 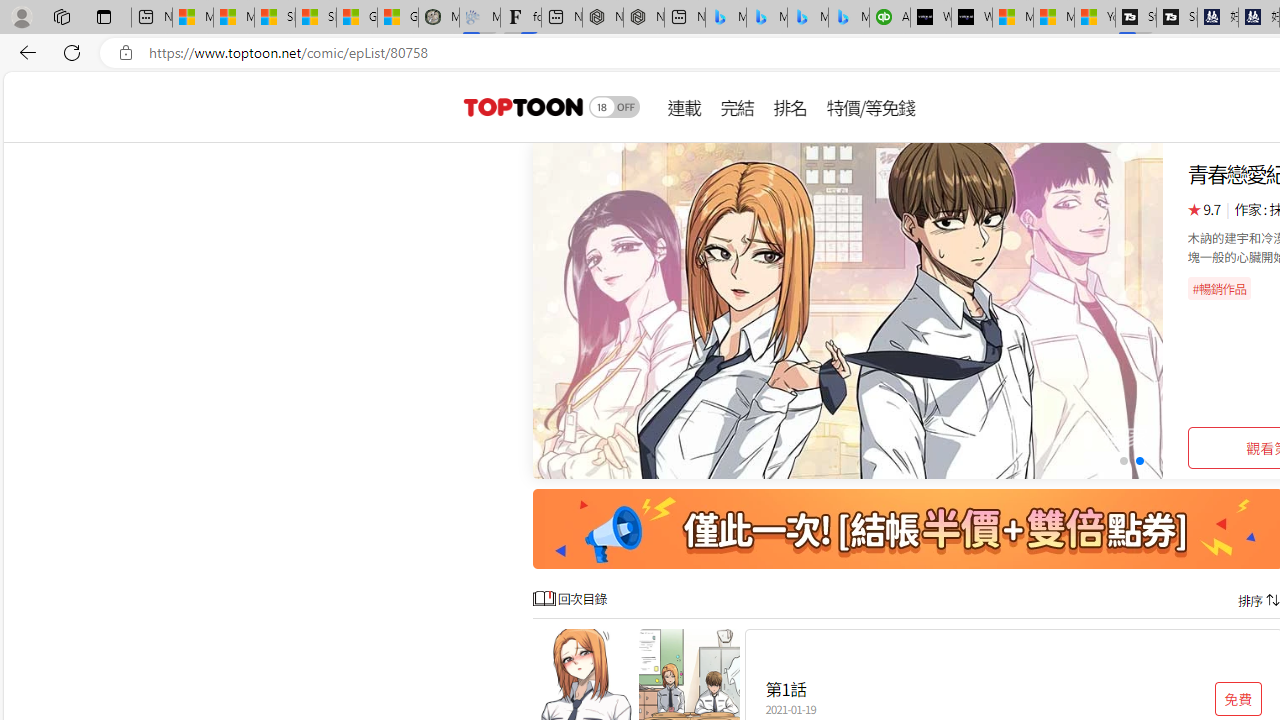 What do you see at coordinates (1139, 461) in the screenshot?
I see `'Go to slide 2'` at bounding box center [1139, 461].